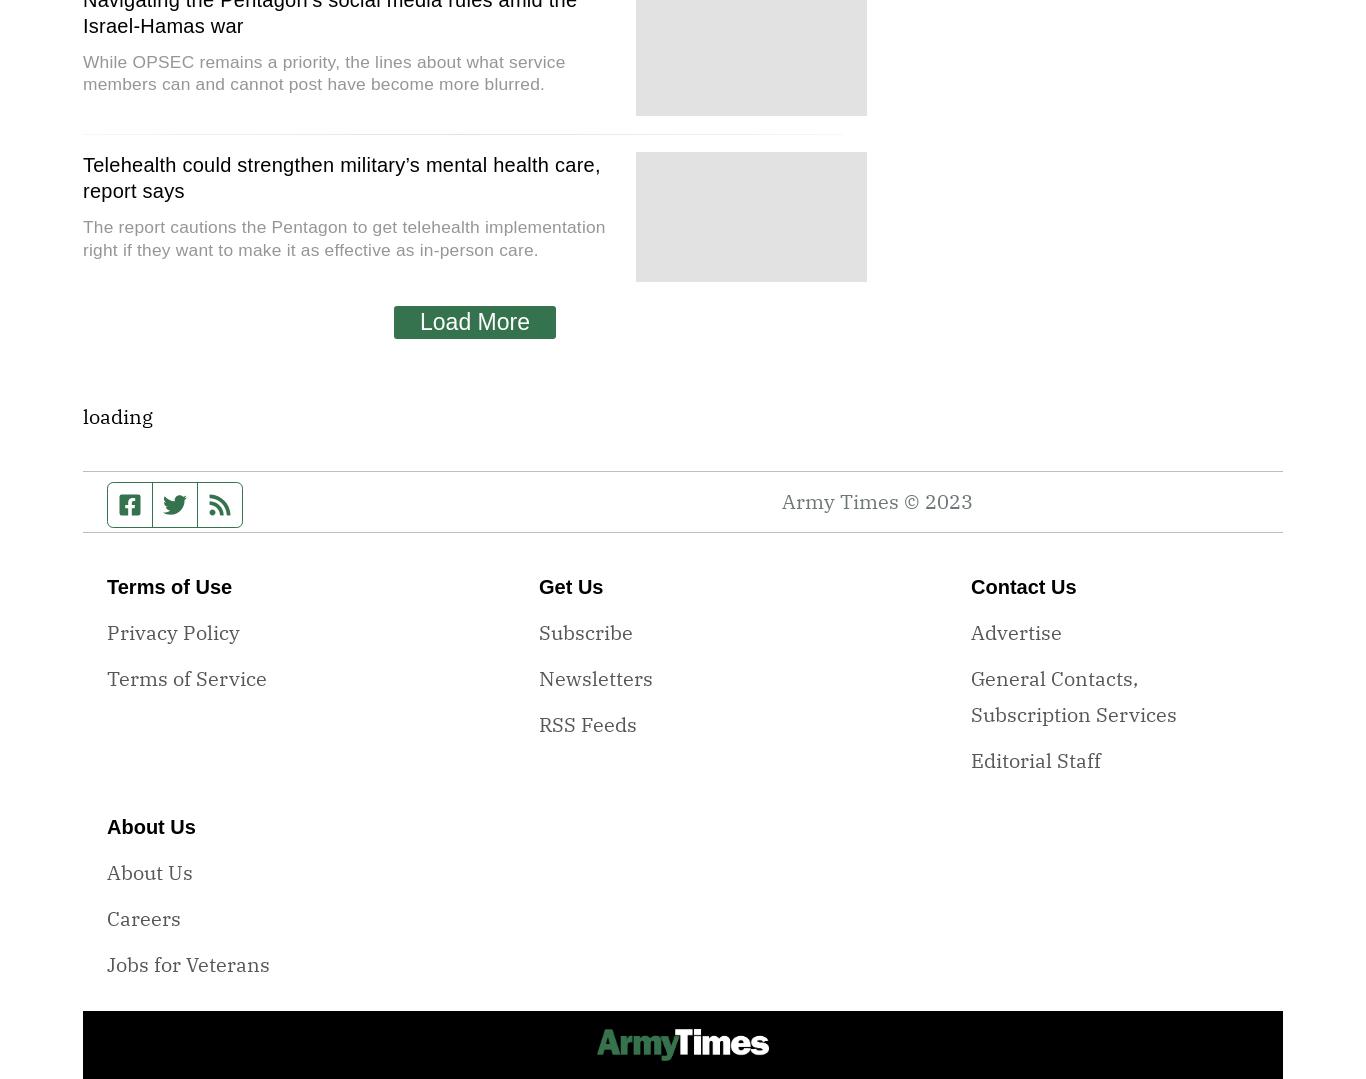  I want to click on 'Telehealth could strengthen military’s mental health care, report says', so click(83, 178).